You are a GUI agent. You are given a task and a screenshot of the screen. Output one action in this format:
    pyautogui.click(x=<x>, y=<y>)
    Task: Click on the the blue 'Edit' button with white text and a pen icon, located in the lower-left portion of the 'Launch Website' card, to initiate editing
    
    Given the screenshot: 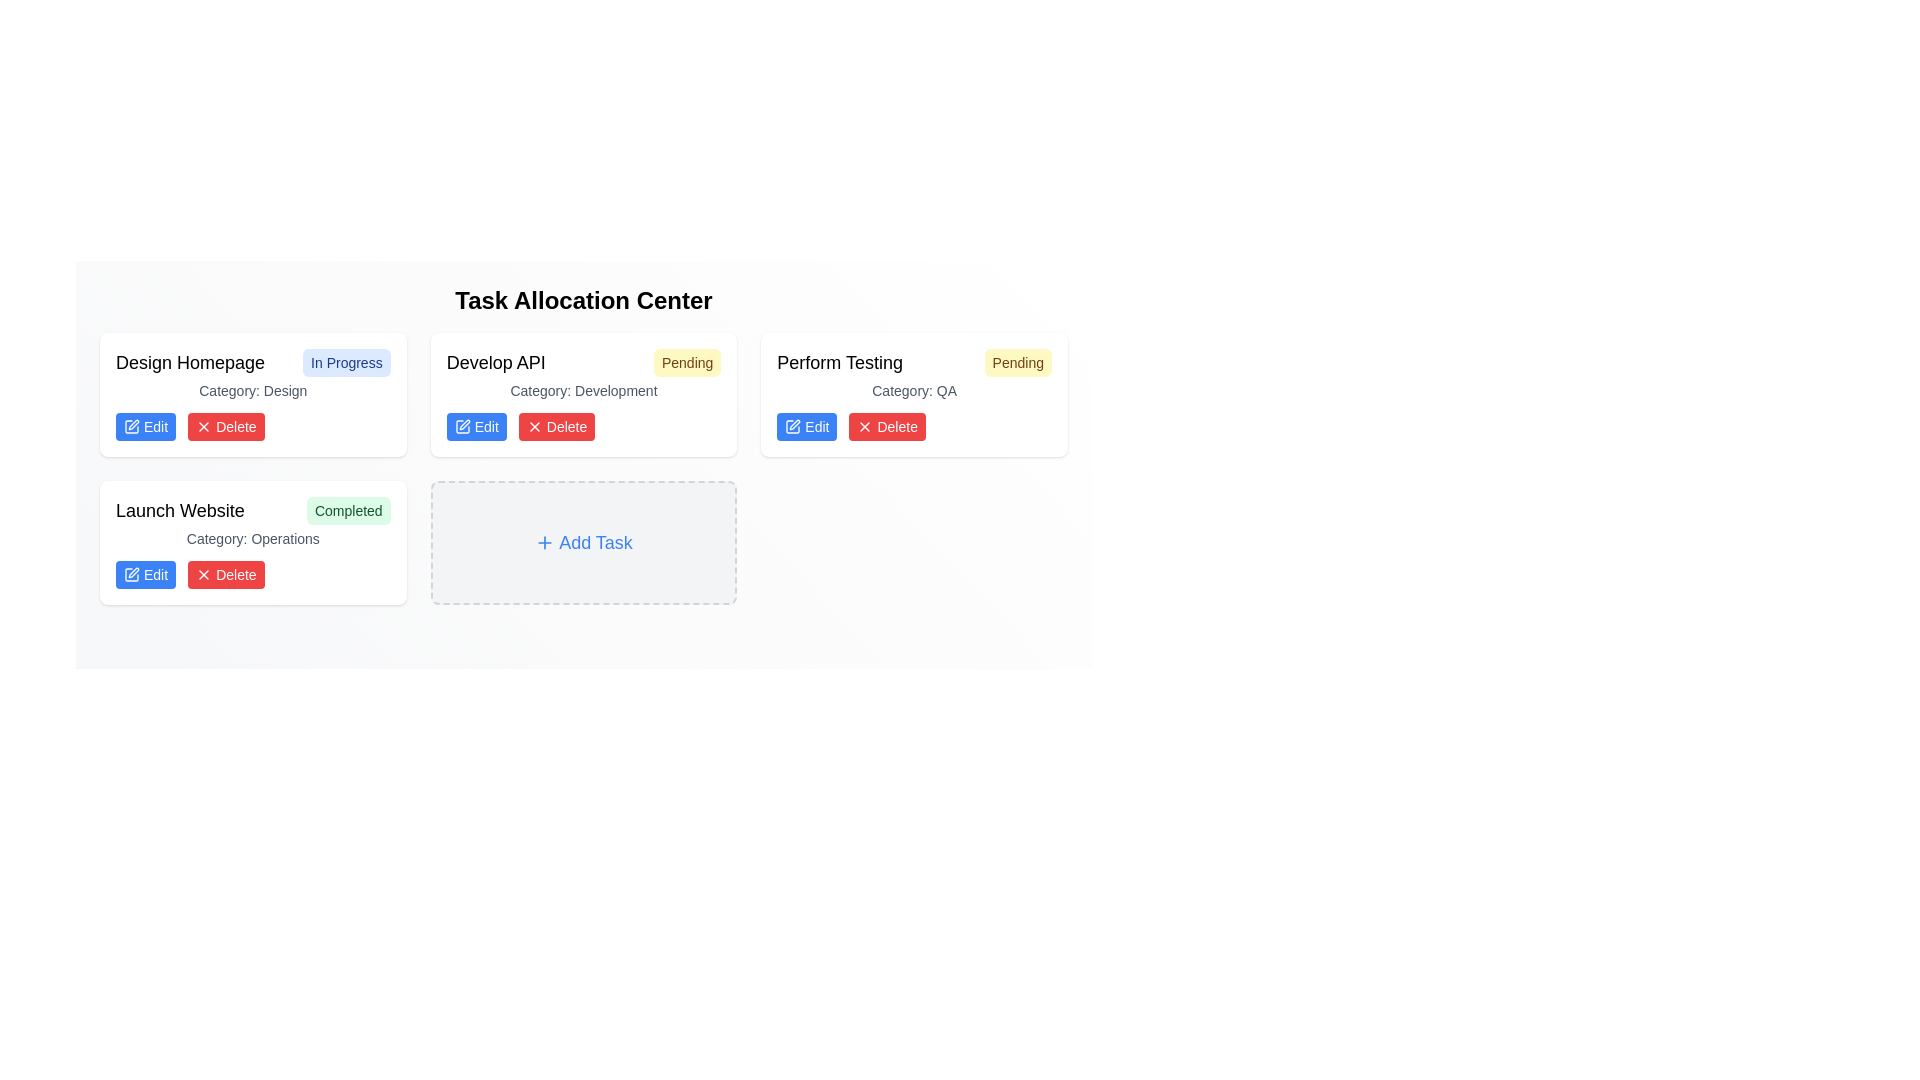 What is the action you would take?
    pyautogui.click(x=145, y=574)
    